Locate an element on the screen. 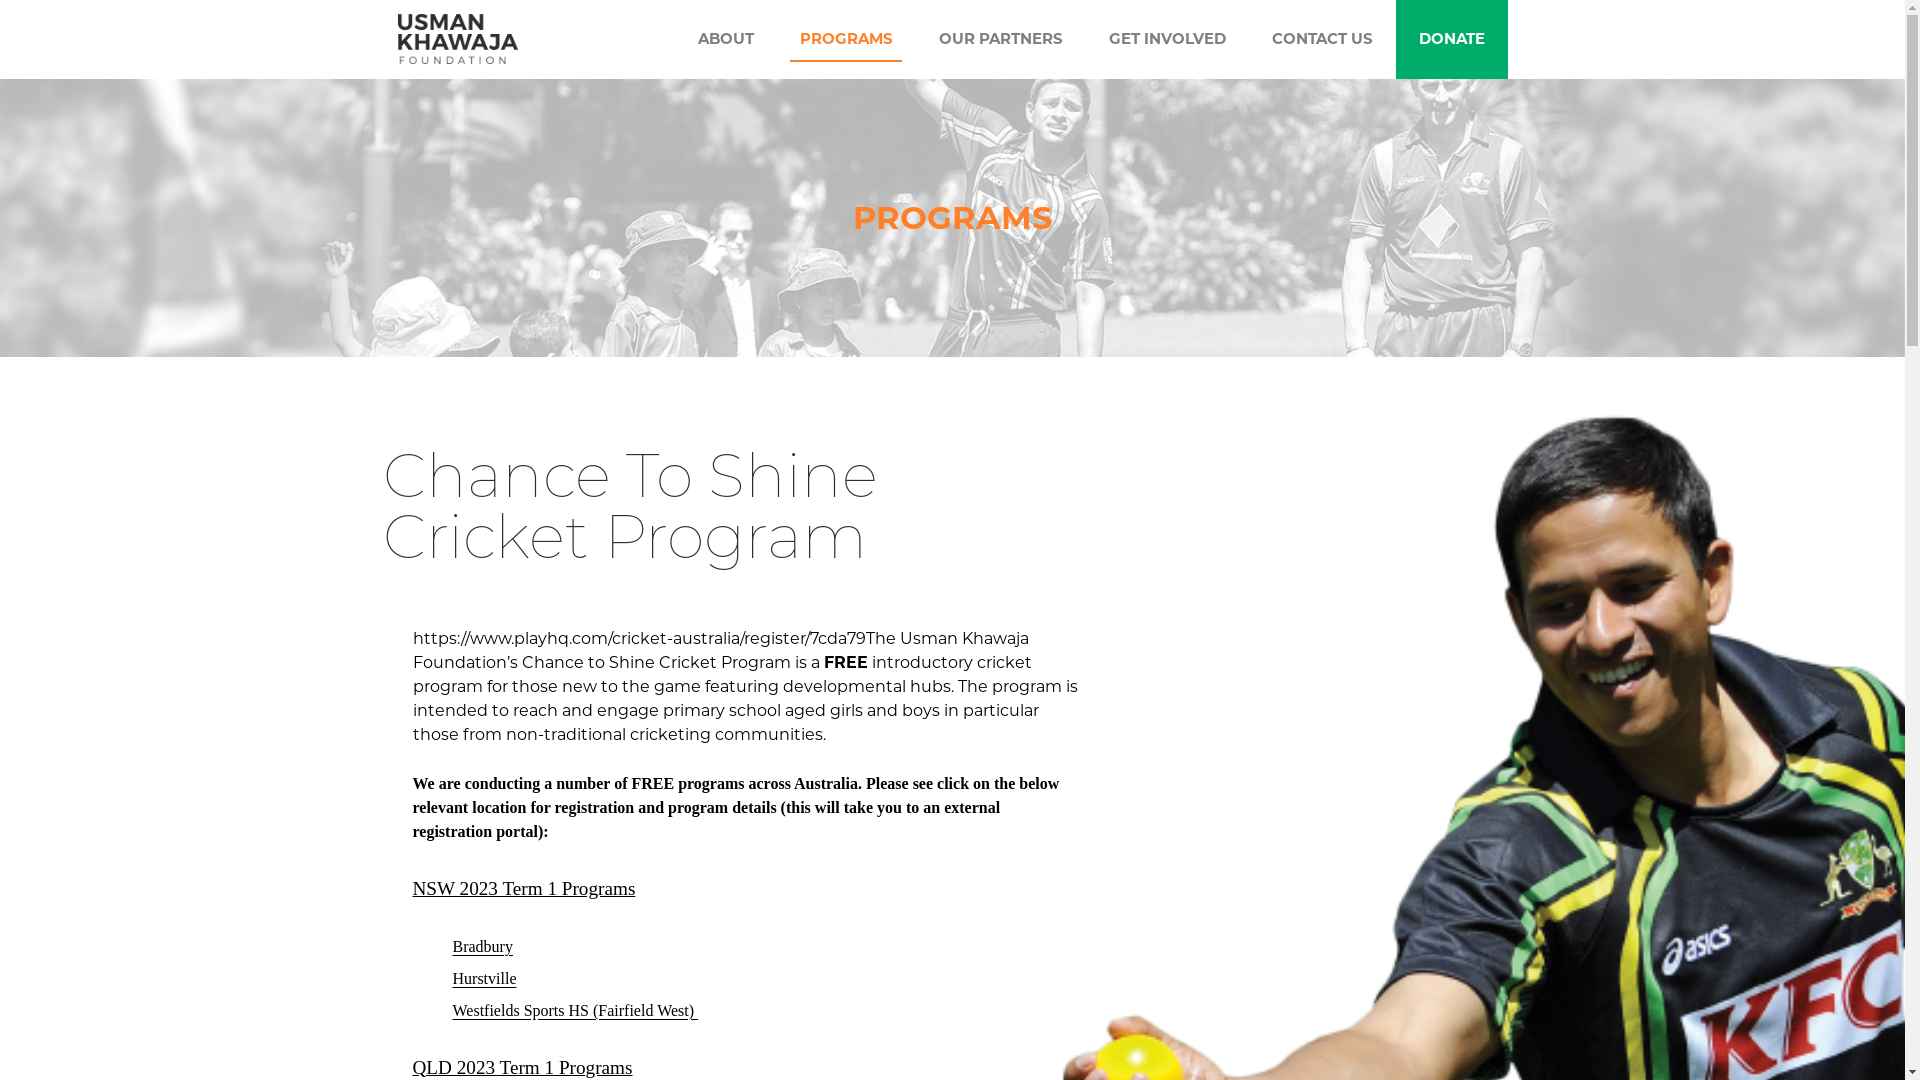  'https://www.playhq.com/cricket-australia/register/7cda79' is located at coordinates (637, 638).